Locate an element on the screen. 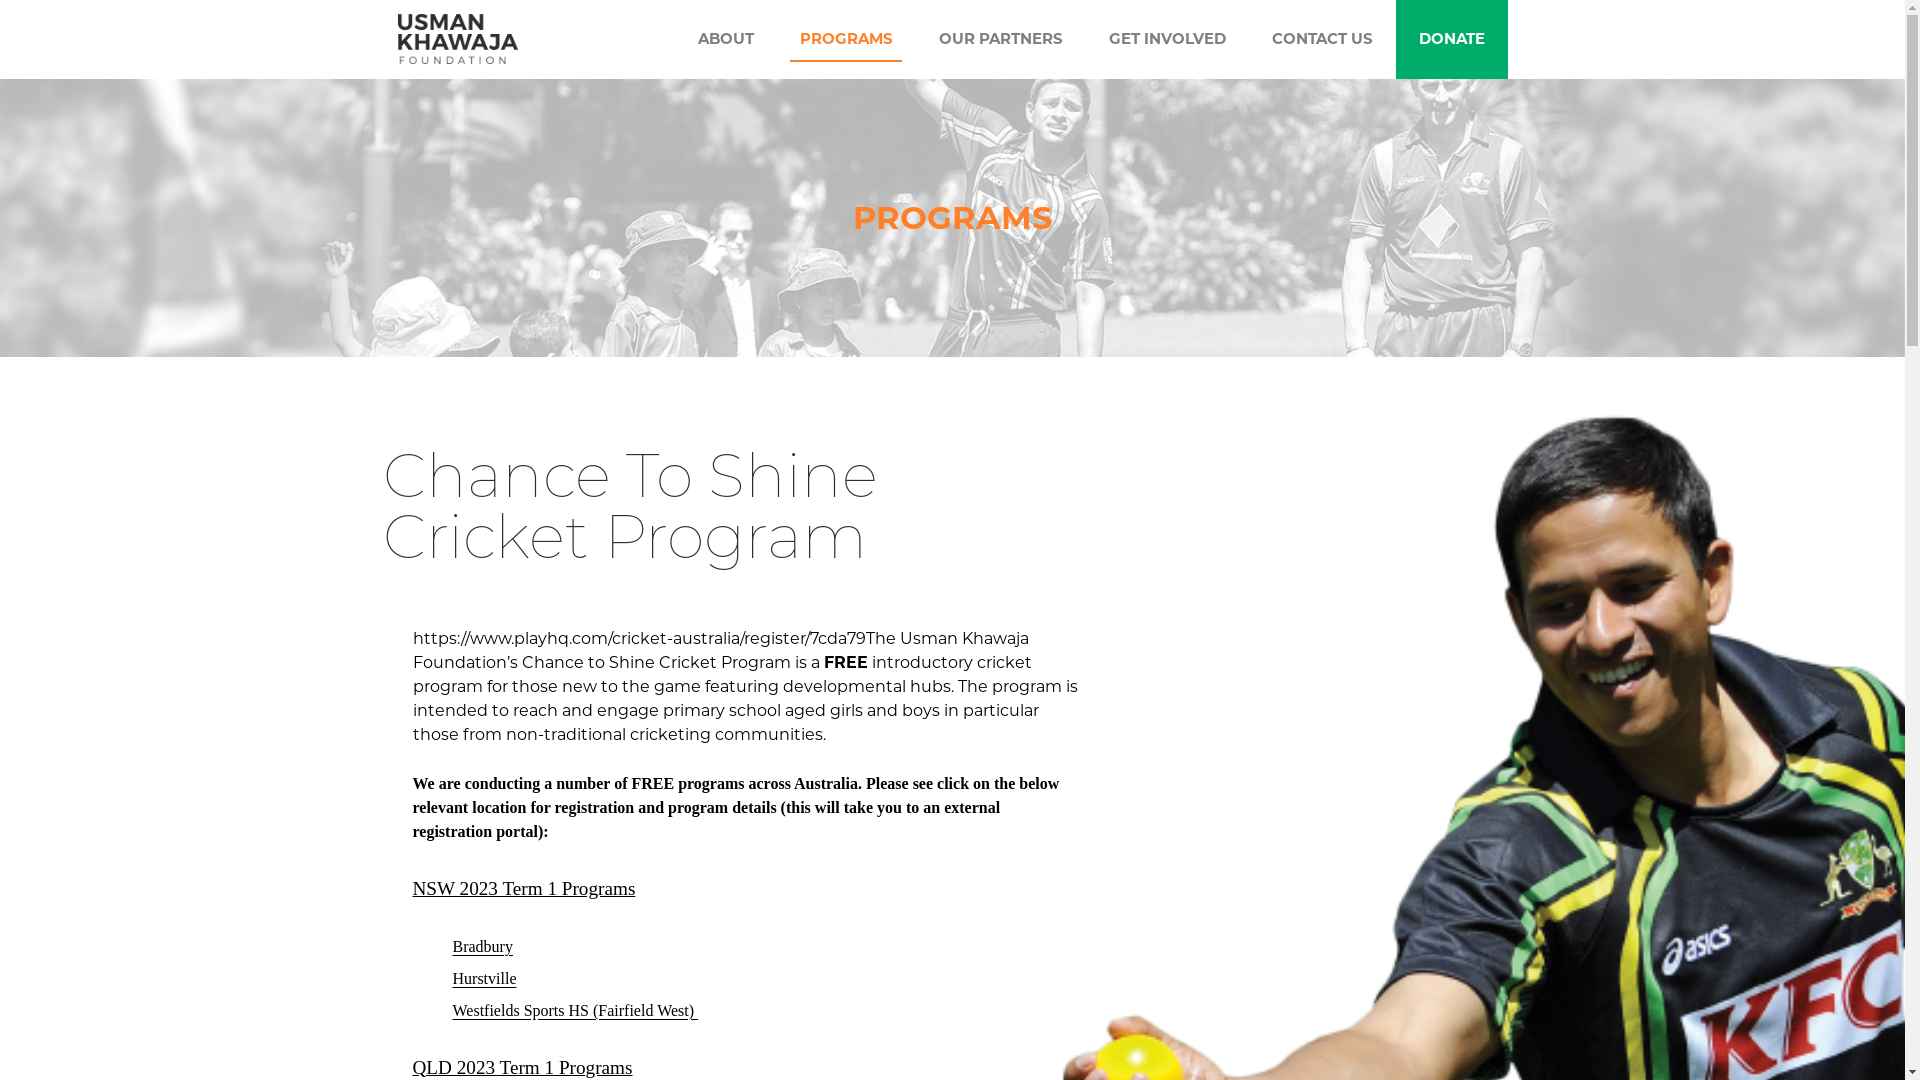  'https://www.playhq.com/cricket-australia/register/7cda79' is located at coordinates (637, 638).